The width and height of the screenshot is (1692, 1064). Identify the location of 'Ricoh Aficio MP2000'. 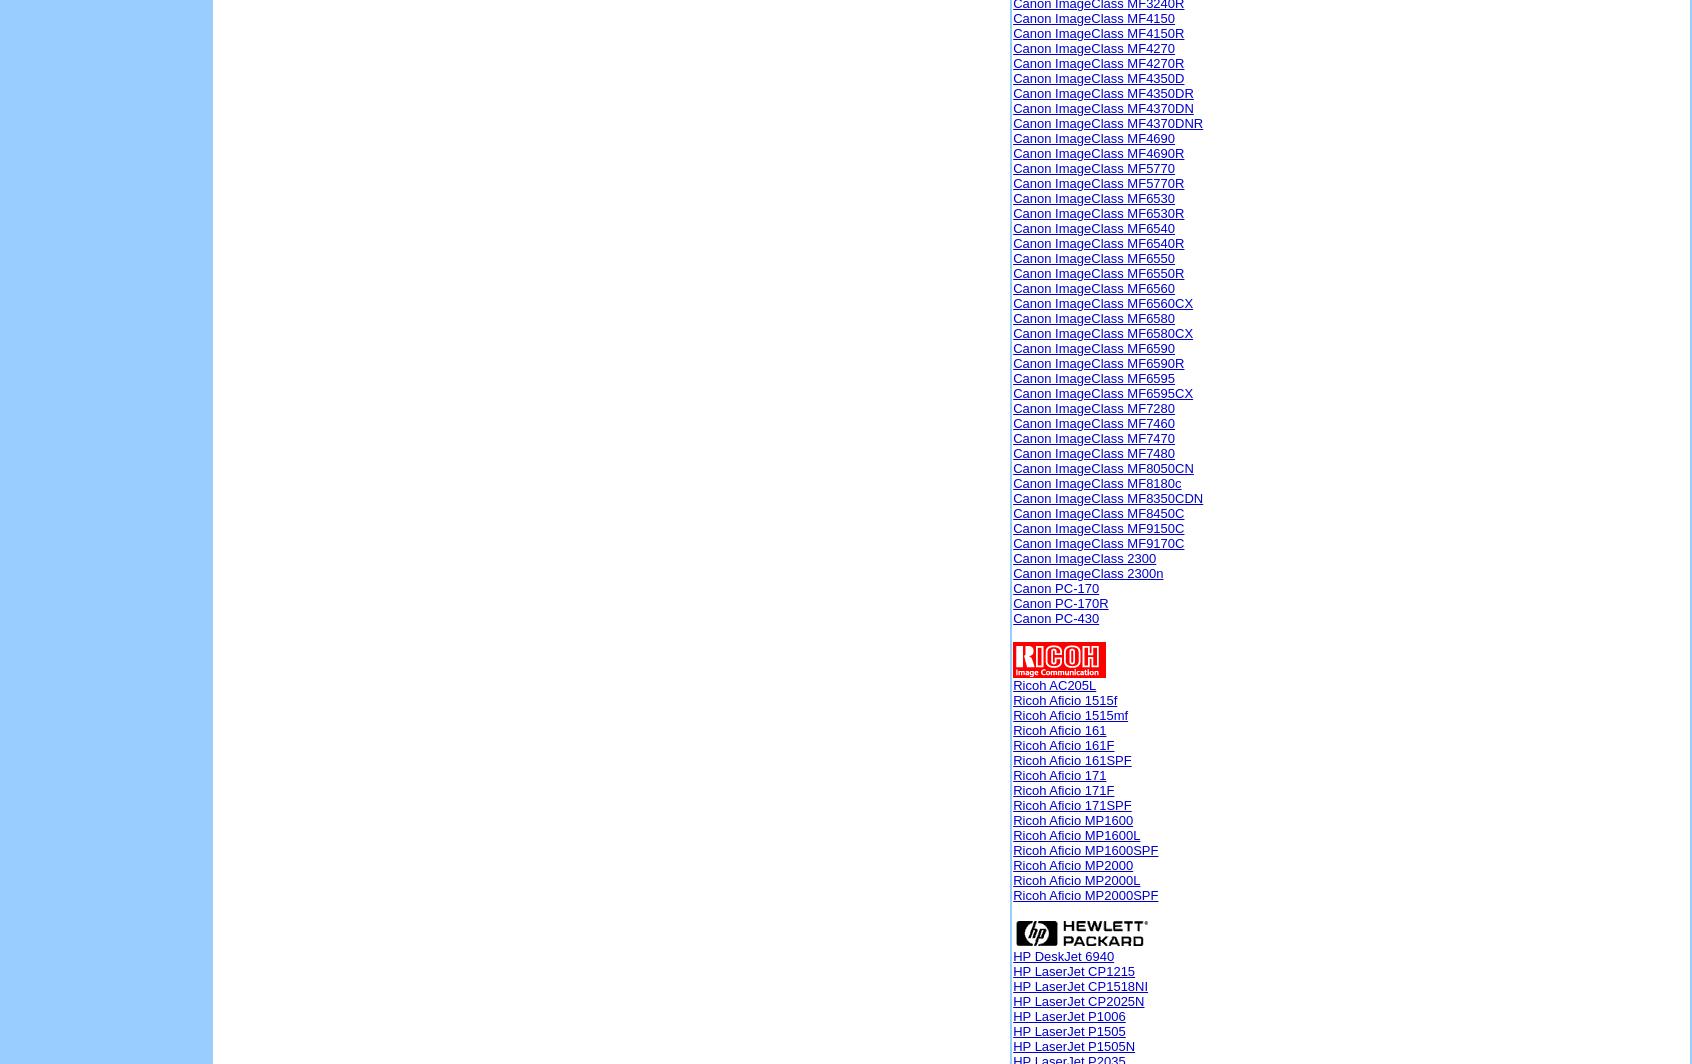
(1073, 865).